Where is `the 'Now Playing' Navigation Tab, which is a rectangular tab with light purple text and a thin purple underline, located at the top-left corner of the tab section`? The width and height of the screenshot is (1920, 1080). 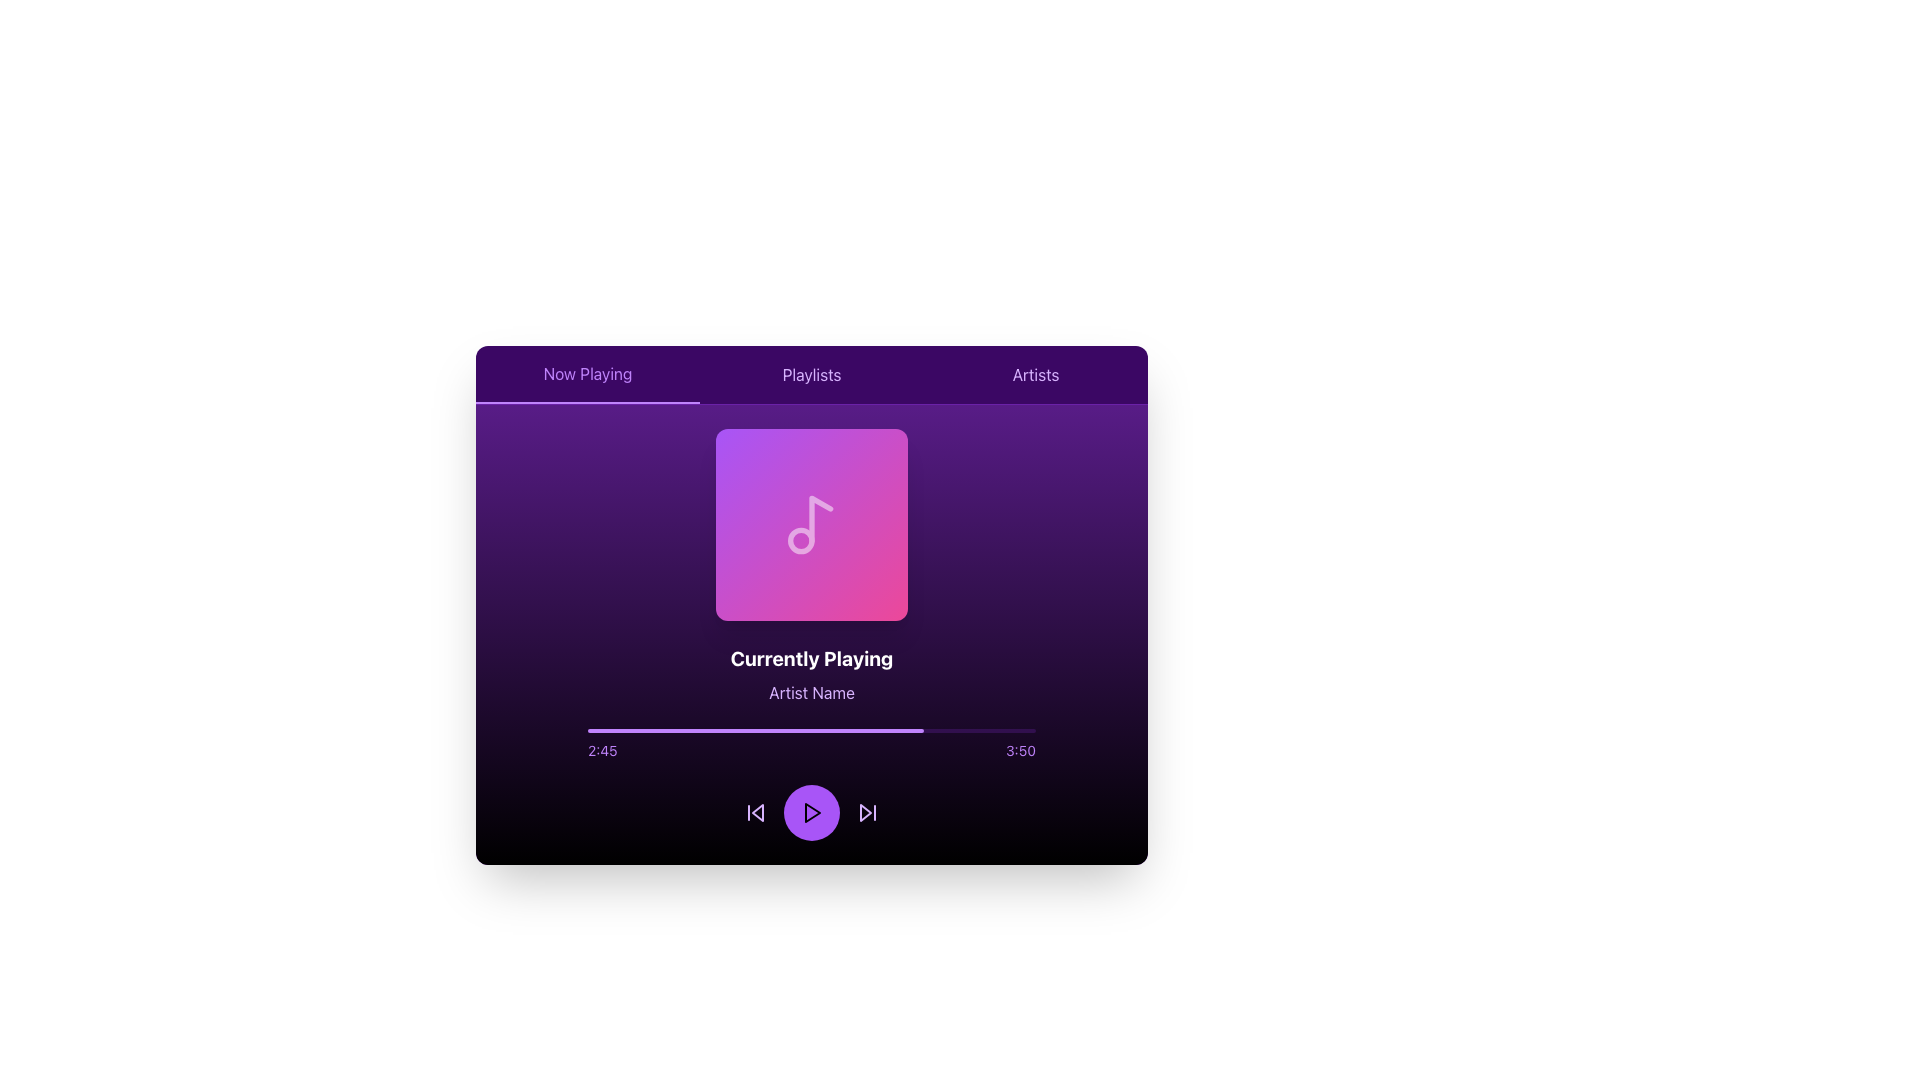
the 'Now Playing' Navigation Tab, which is a rectangular tab with light purple text and a thin purple underline, located at the top-left corner of the tab section is located at coordinates (587, 374).